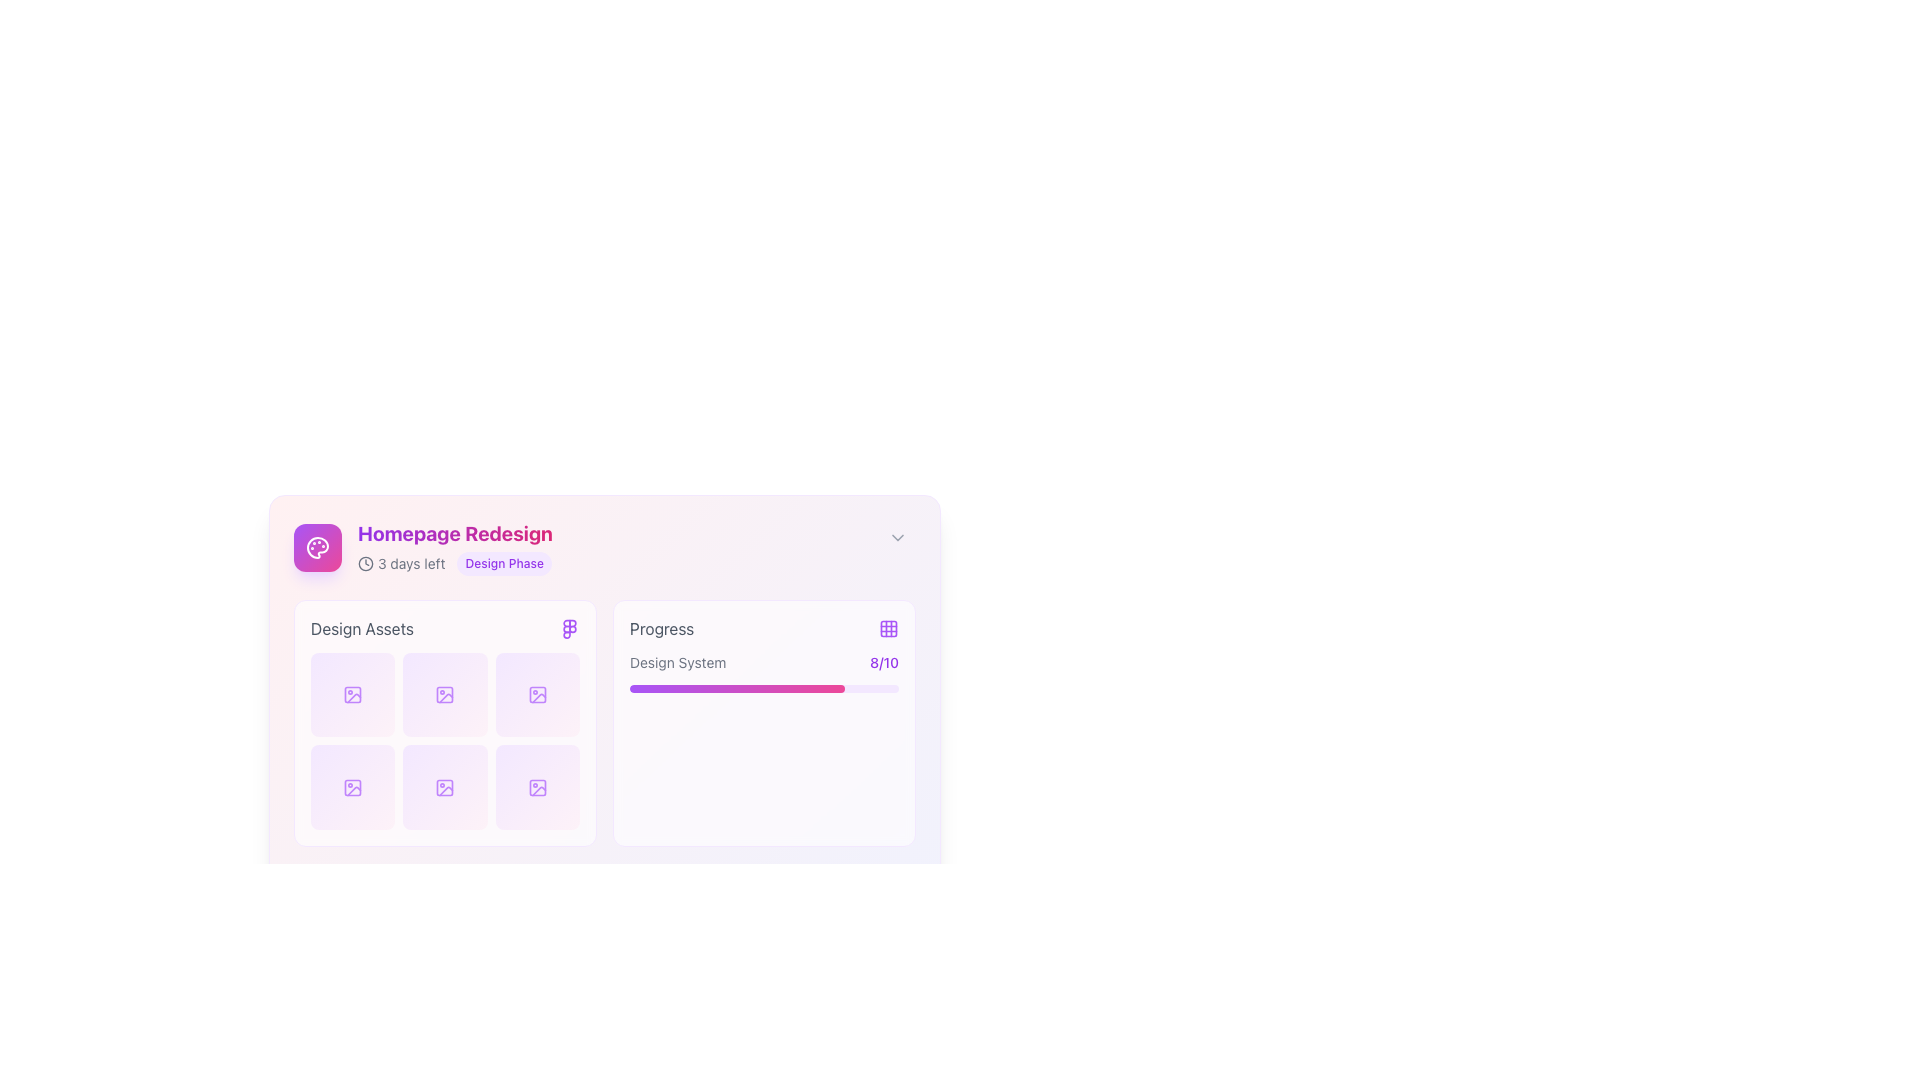  Describe the element at coordinates (444, 694) in the screenshot. I see `the design asset icon located` at that location.